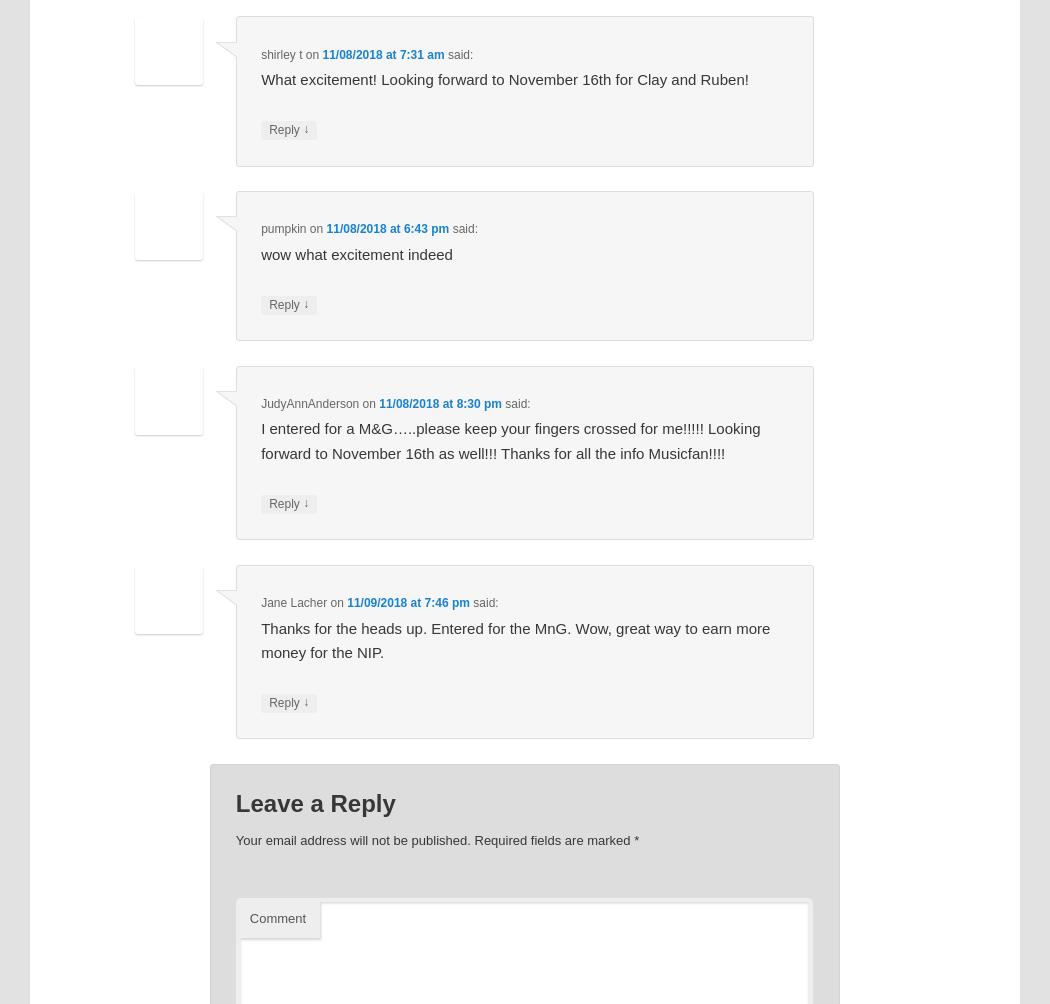 The height and width of the screenshot is (1004, 1050). Describe the element at coordinates (234, 840) in the screenshot. I see `'Your email address will not be published.'` at that location.